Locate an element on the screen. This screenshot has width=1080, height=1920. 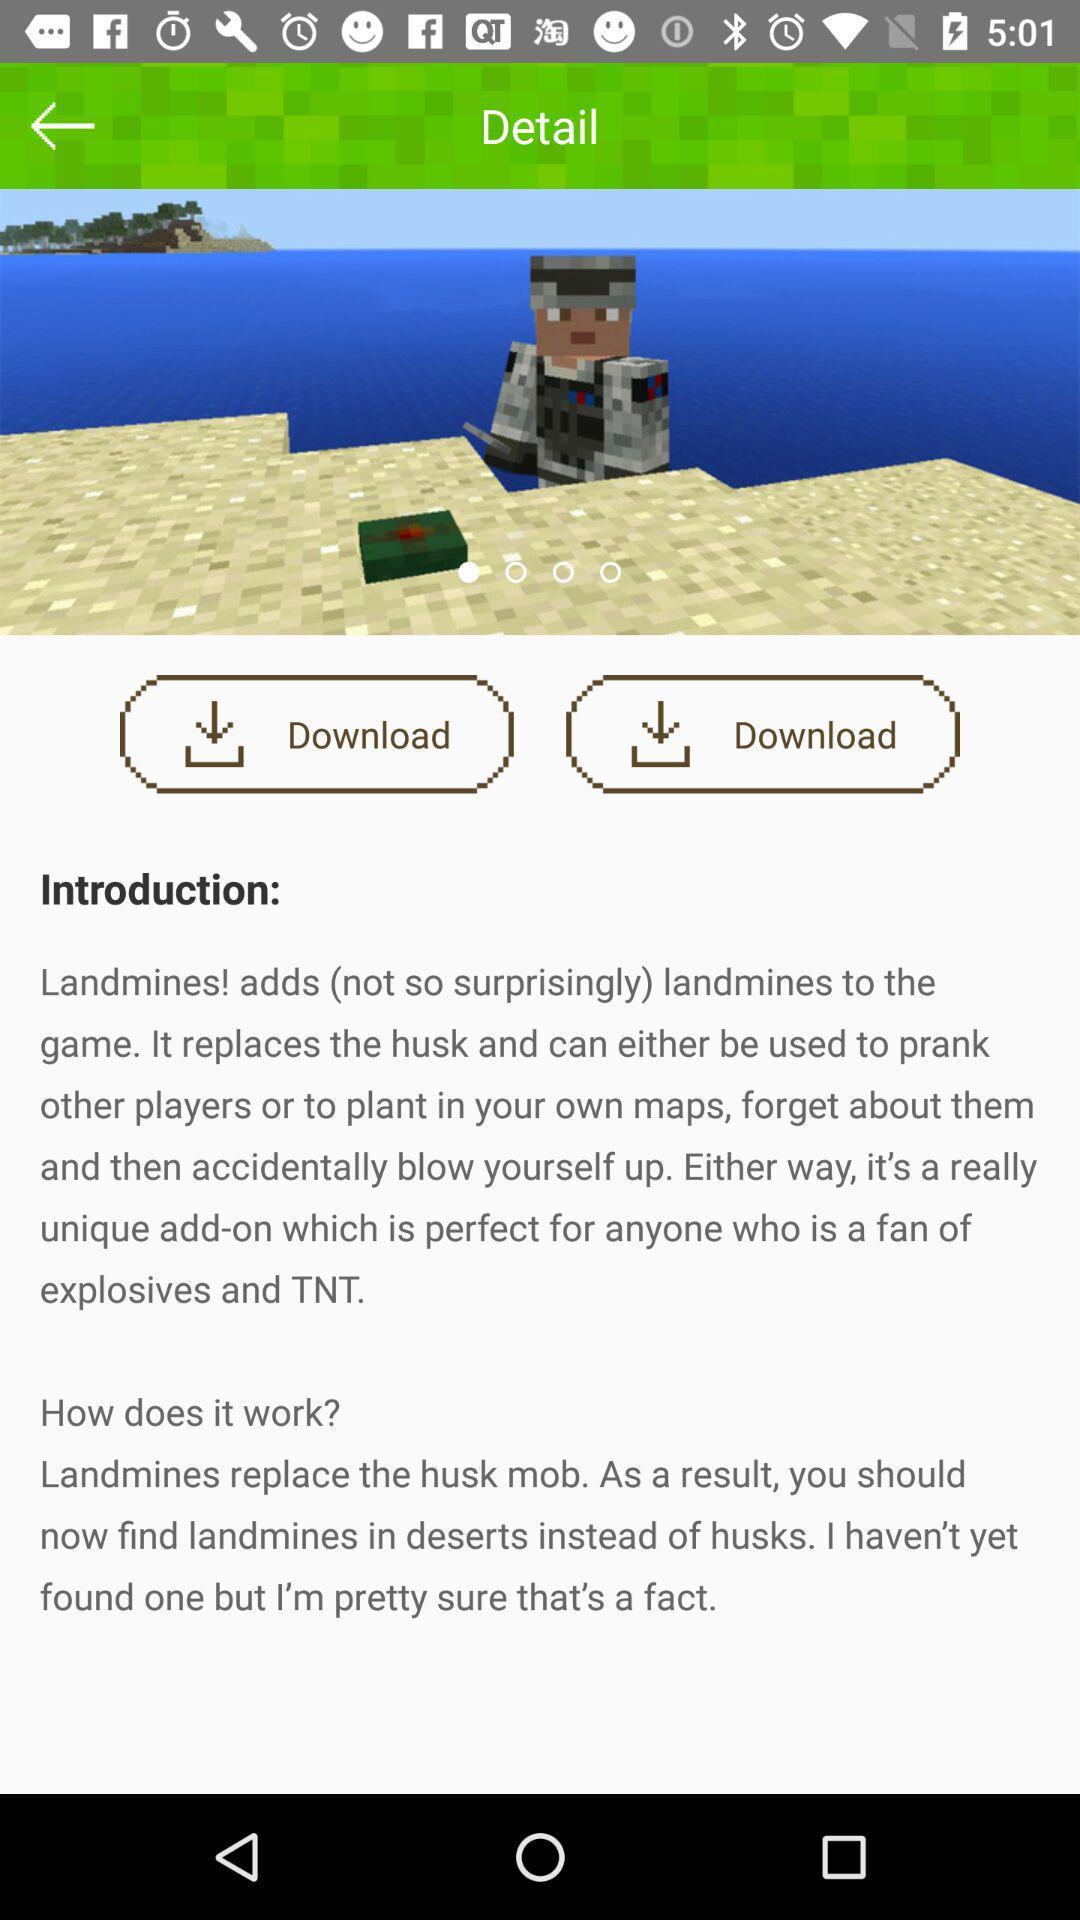
item at the top left corner is located at coordinates (61, 124).